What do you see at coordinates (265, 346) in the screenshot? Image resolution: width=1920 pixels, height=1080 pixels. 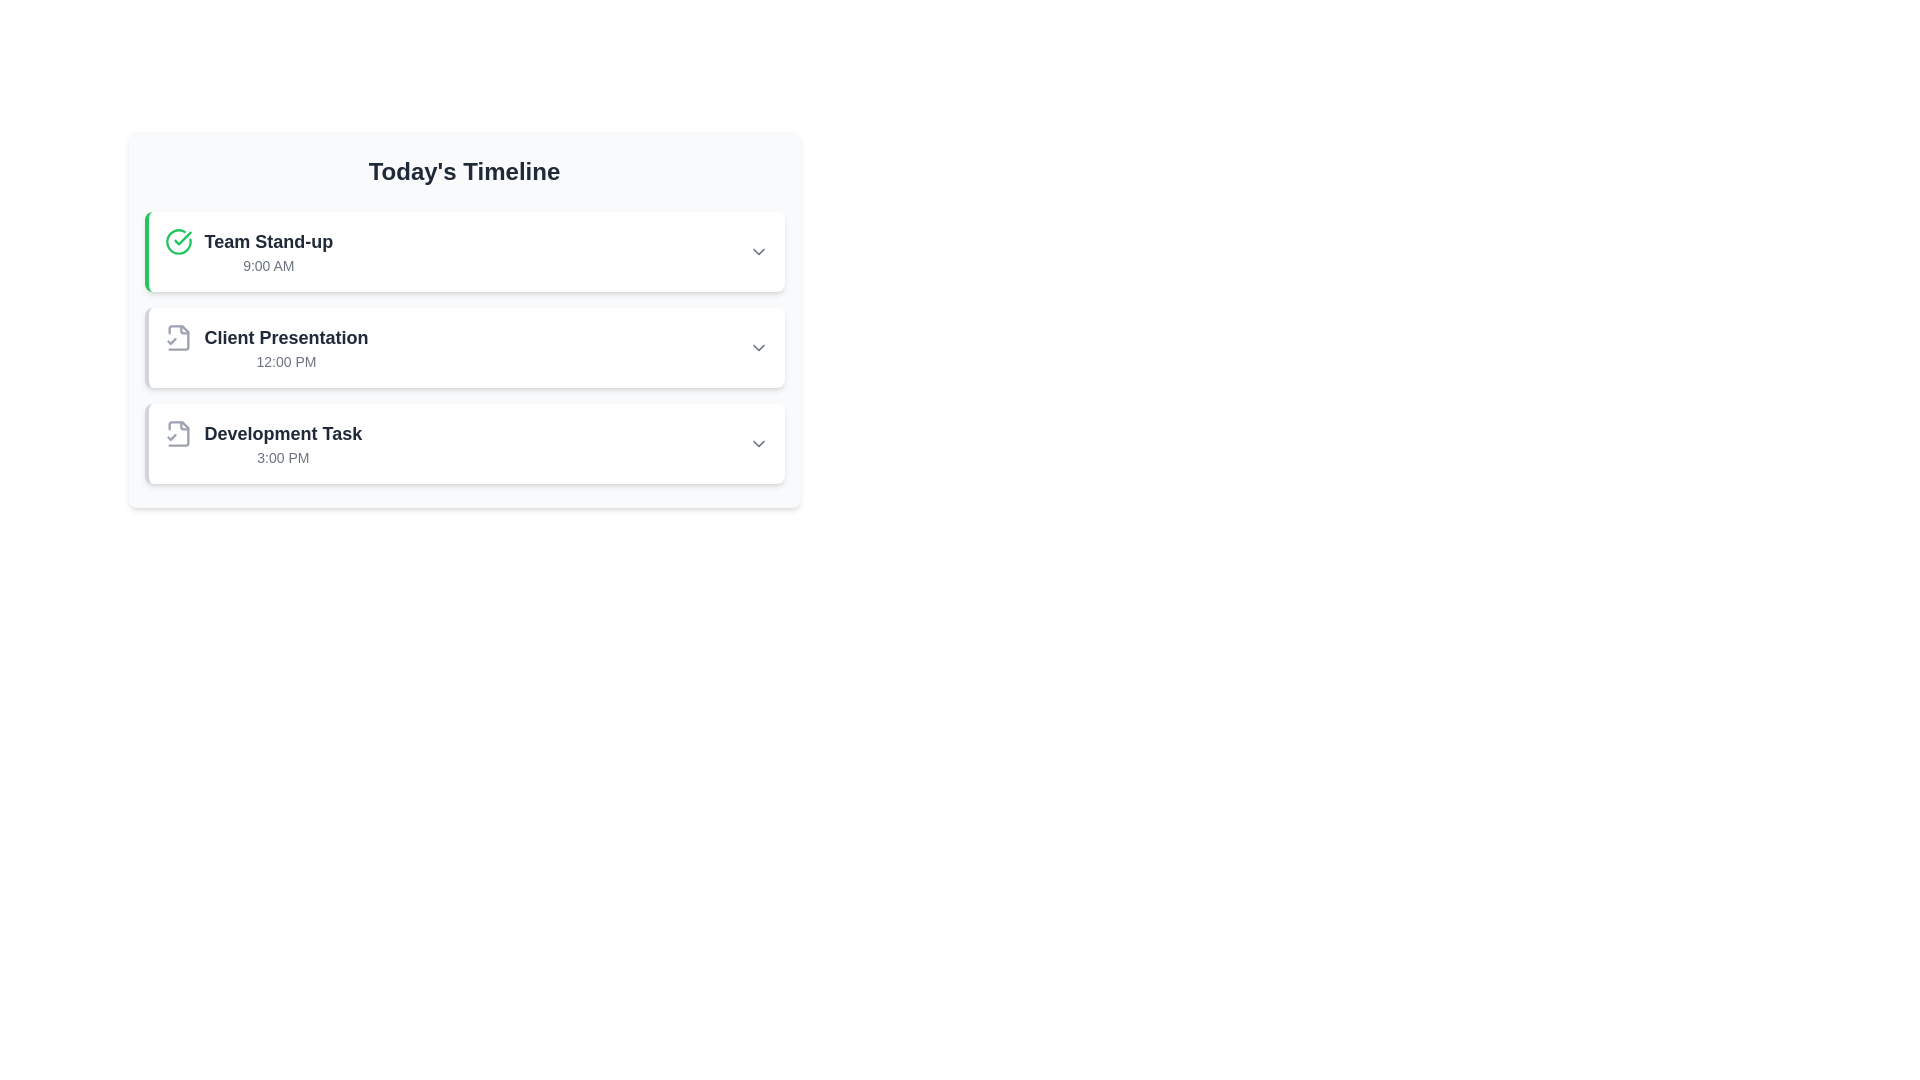 I see `the 'Client Presentation' list item in the 'Today's Timeline' section` at bounding box center [265, 346].